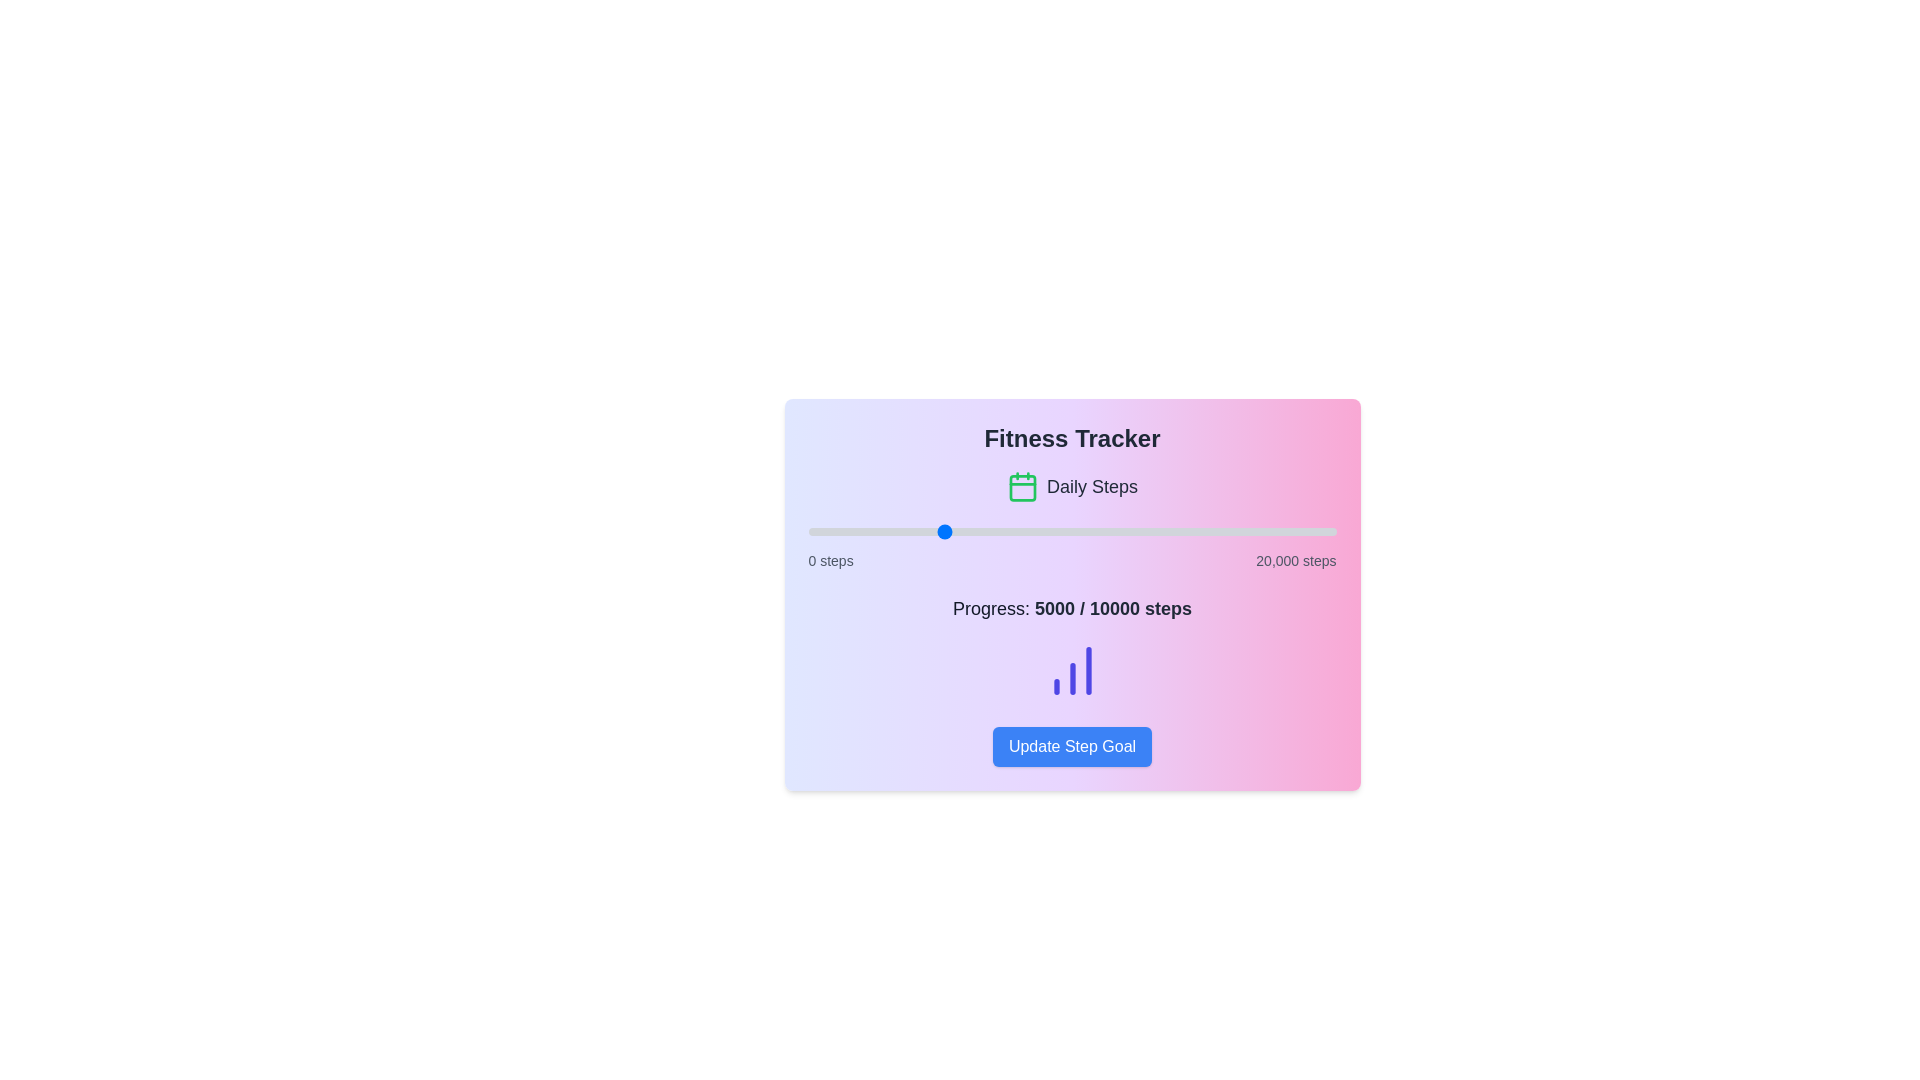  I want to click on the step progress slider to set the step count to 10387, so click(1081, 531).